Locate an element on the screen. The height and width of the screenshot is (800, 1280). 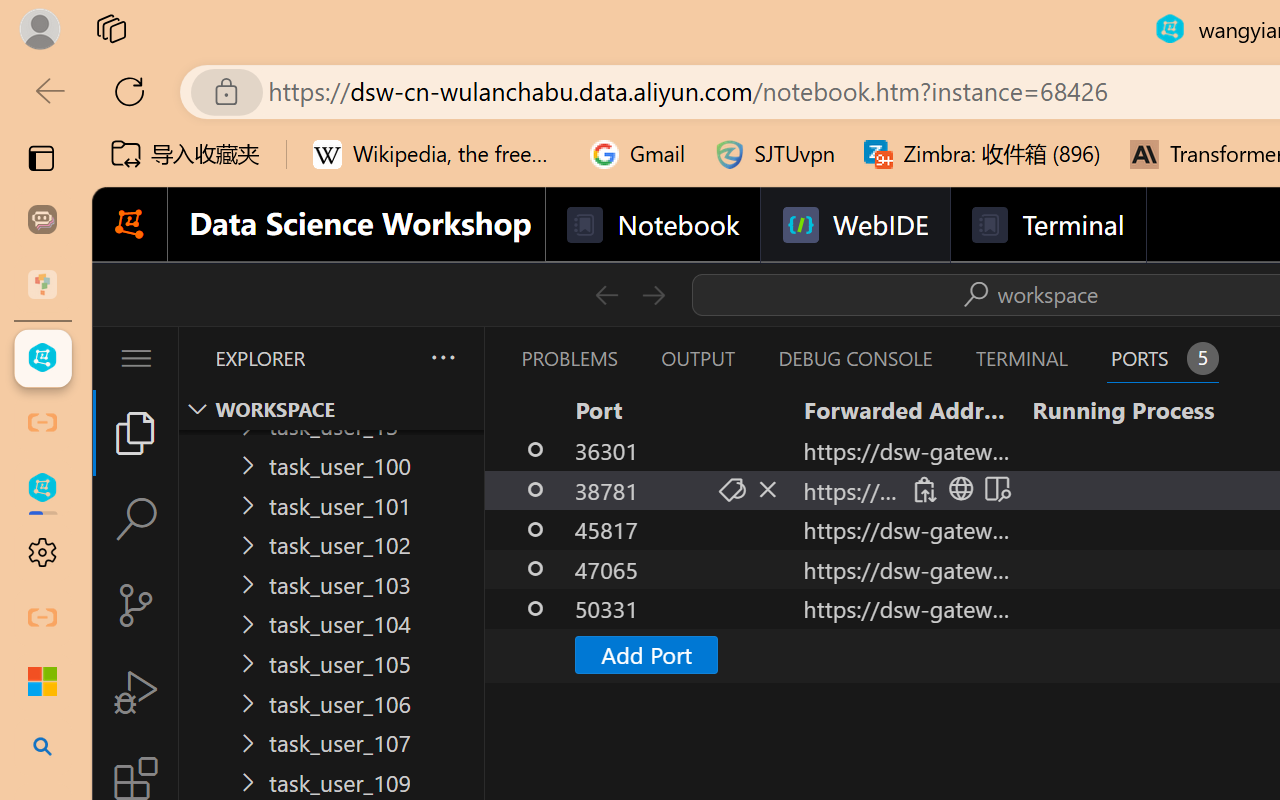
'Problems (Ctrl+Shift+M)' is located at coordinates (567, 358).